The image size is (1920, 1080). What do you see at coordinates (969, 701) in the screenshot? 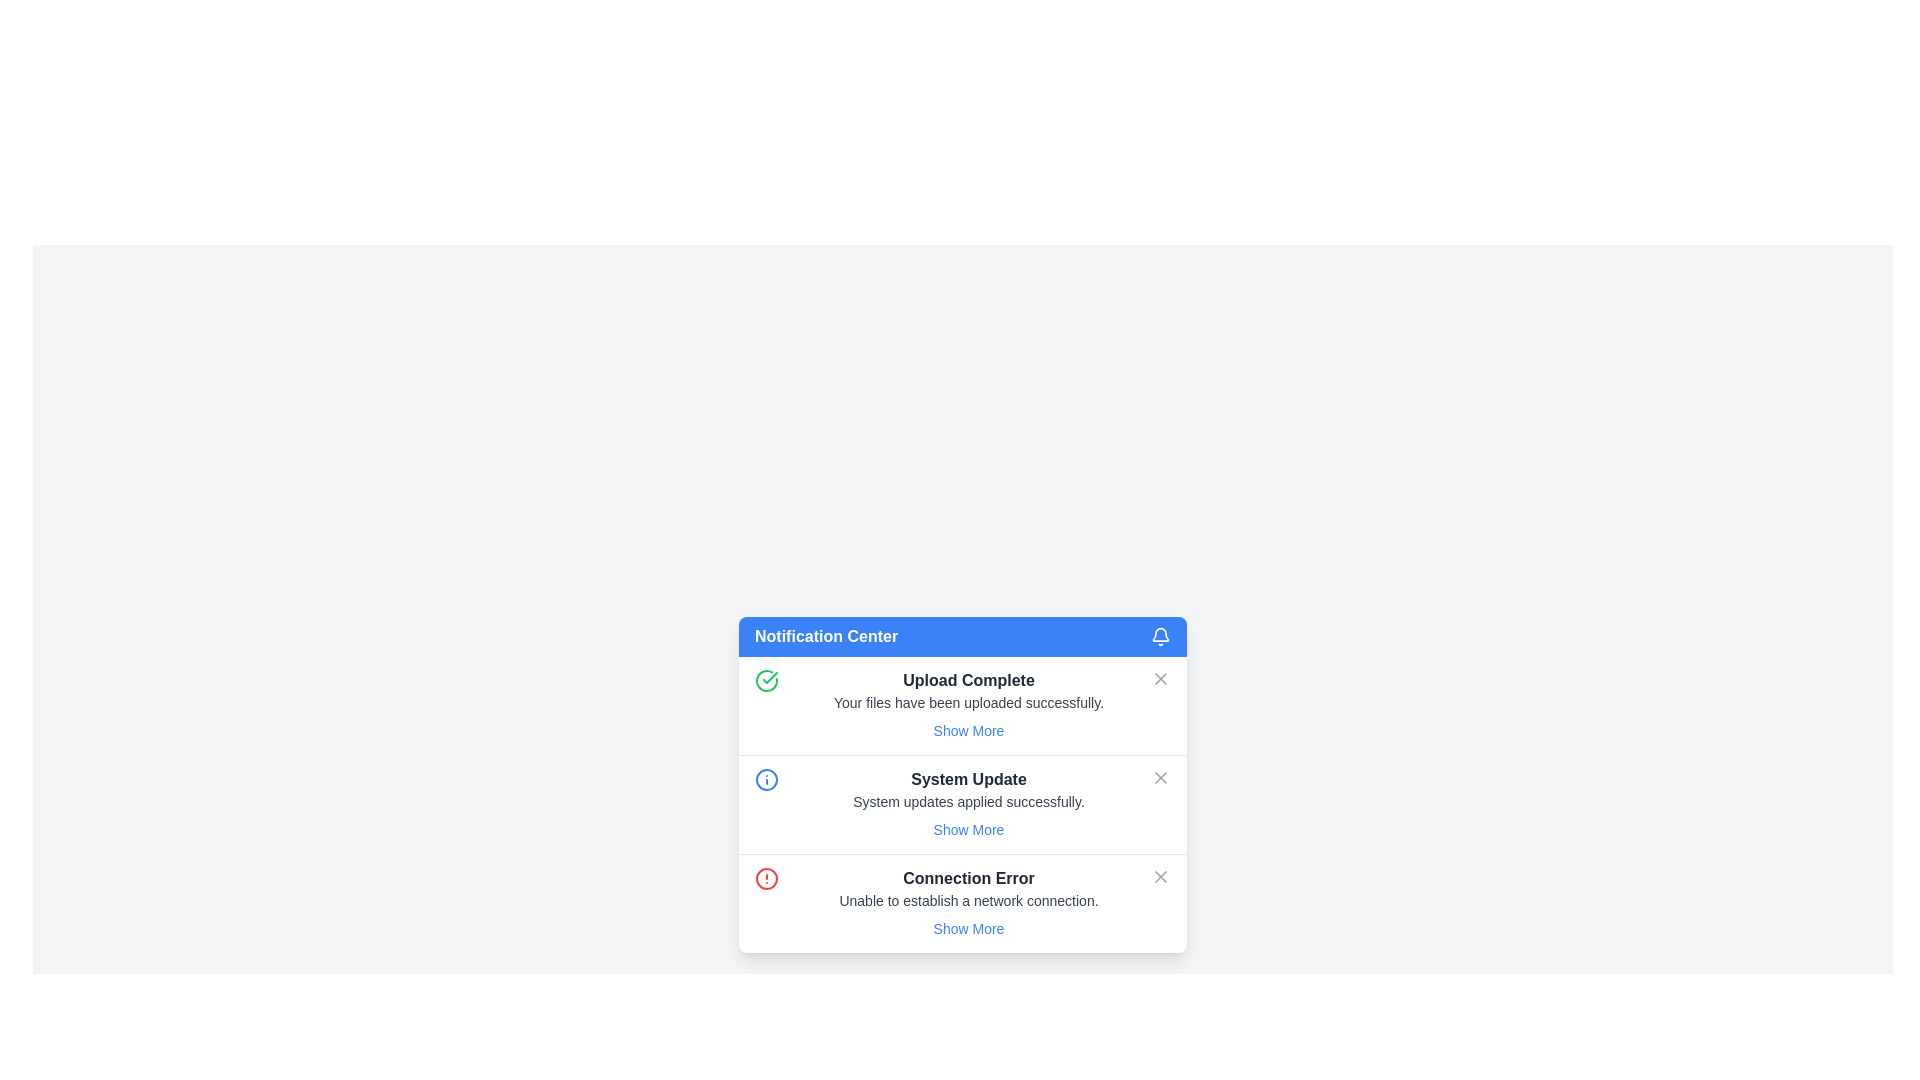
I see `message indicating the successful completion of the file upload process, located below the 'Upload Complete' title in the Notification Center's second component` at bounding box center [969, 701].